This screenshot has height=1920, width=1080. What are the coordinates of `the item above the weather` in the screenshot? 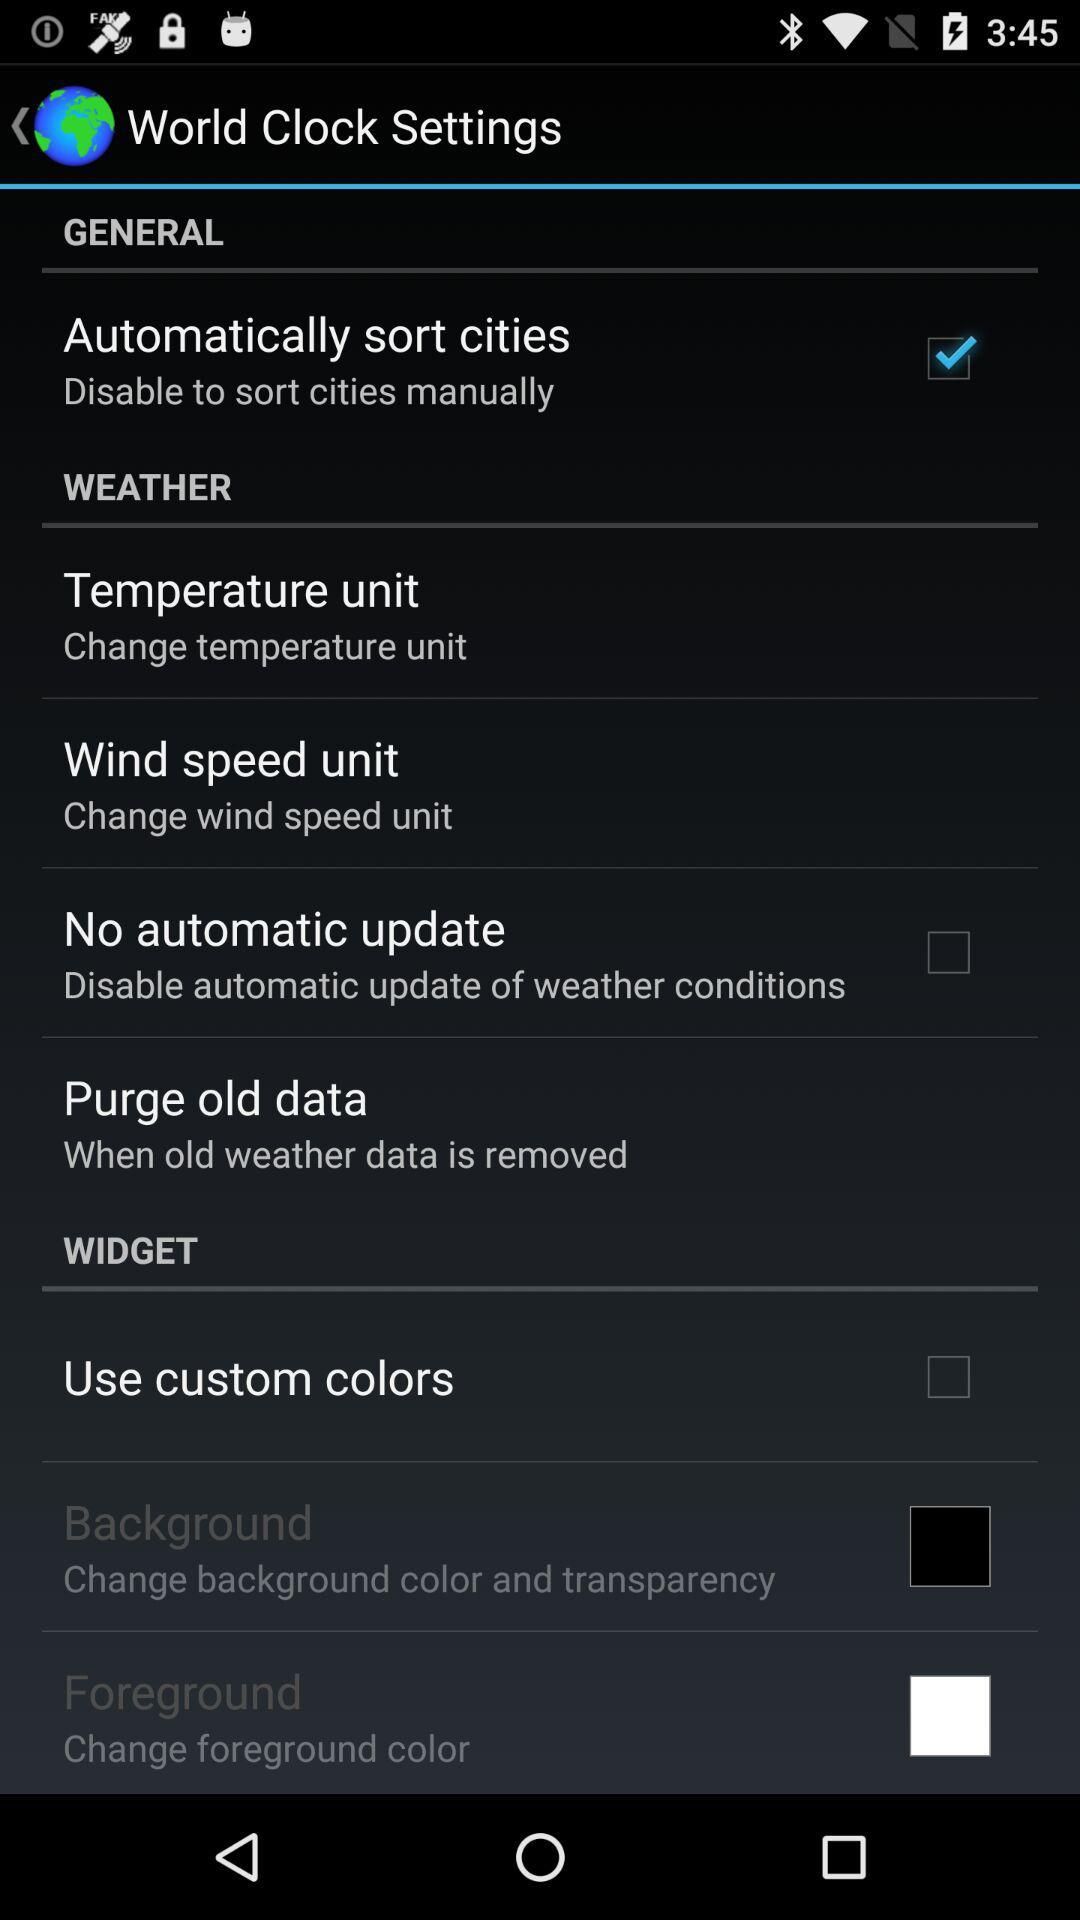 It's located at (308, 389).